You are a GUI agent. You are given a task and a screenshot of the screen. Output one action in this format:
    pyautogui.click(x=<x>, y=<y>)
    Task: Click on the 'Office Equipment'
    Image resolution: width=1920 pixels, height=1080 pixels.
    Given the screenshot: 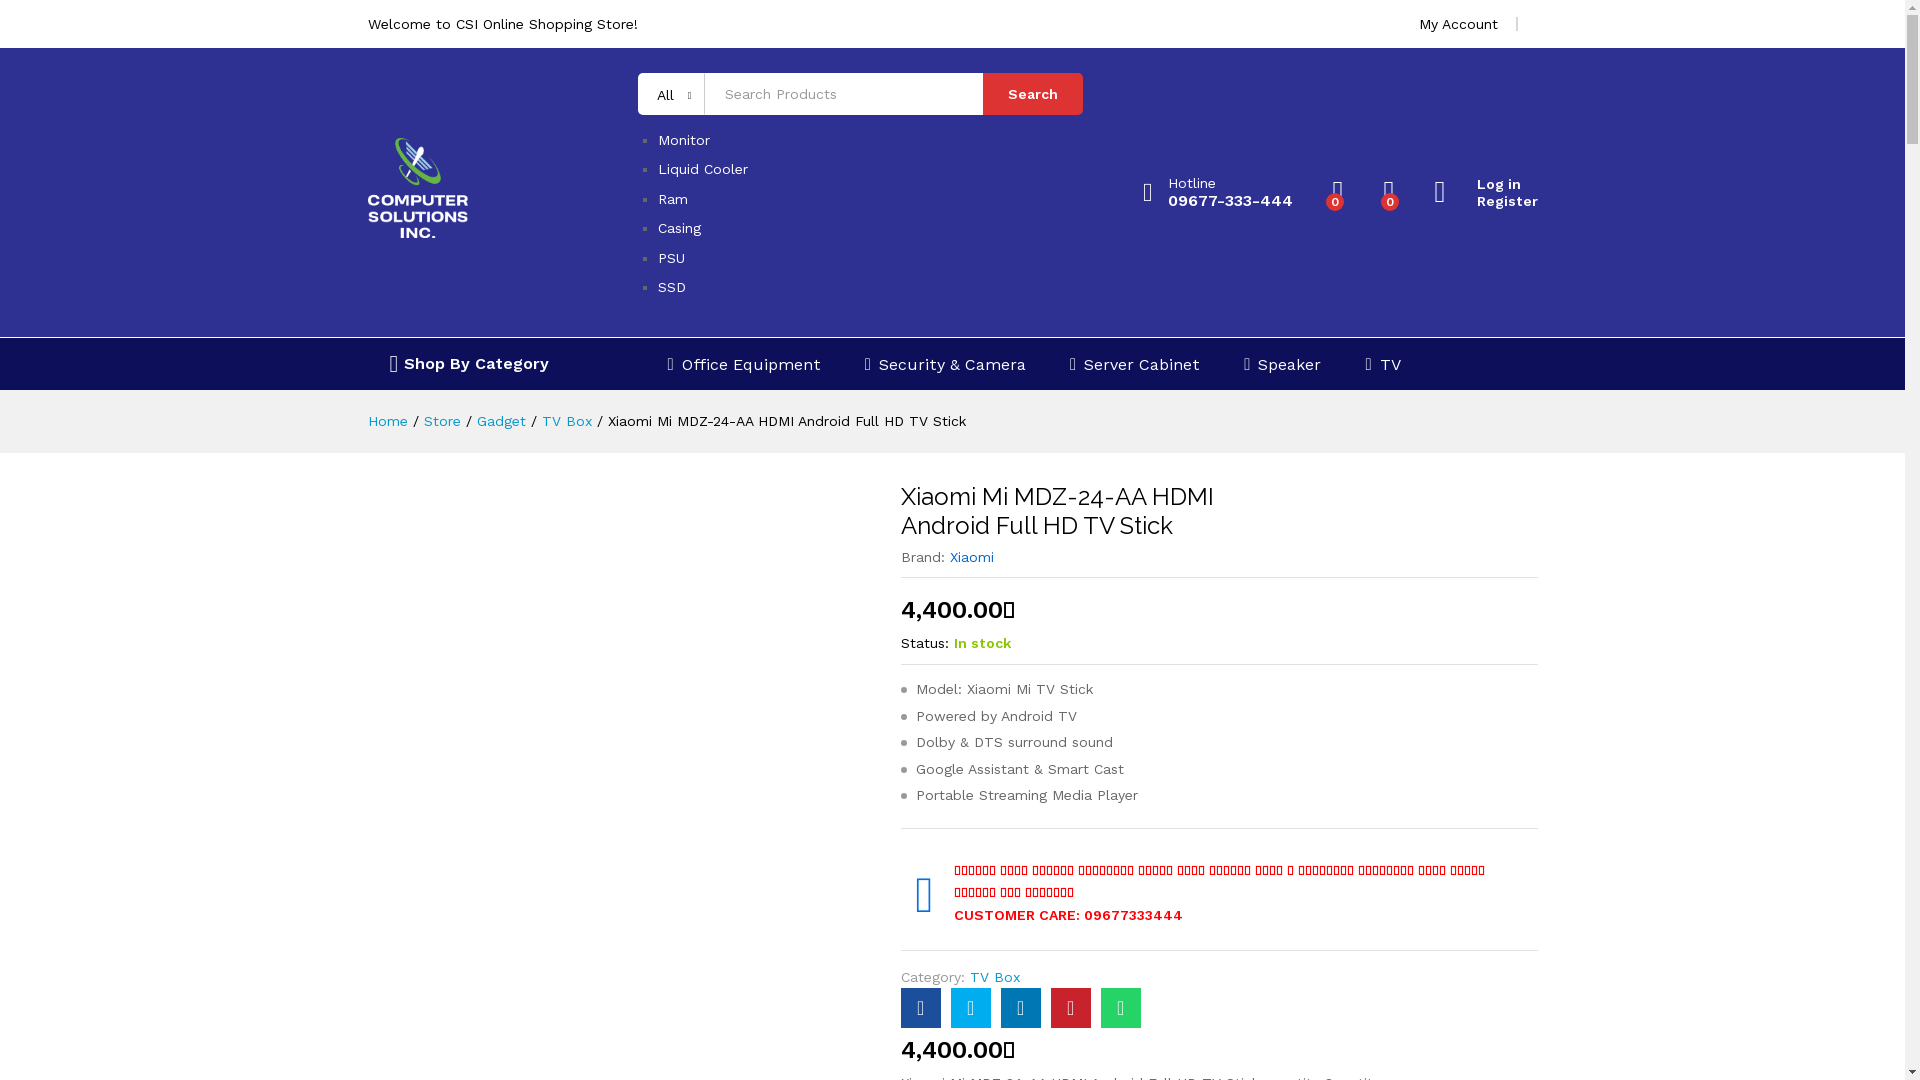 What is the action you would take?
    pyautogui.click(x=667, y=364)
    